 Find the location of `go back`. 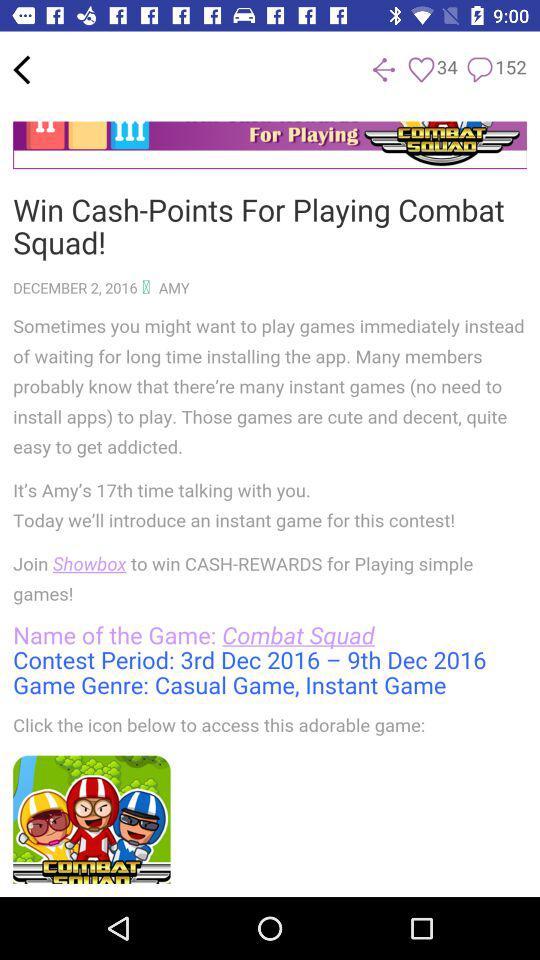

go back is located at coordinates (383, 69).